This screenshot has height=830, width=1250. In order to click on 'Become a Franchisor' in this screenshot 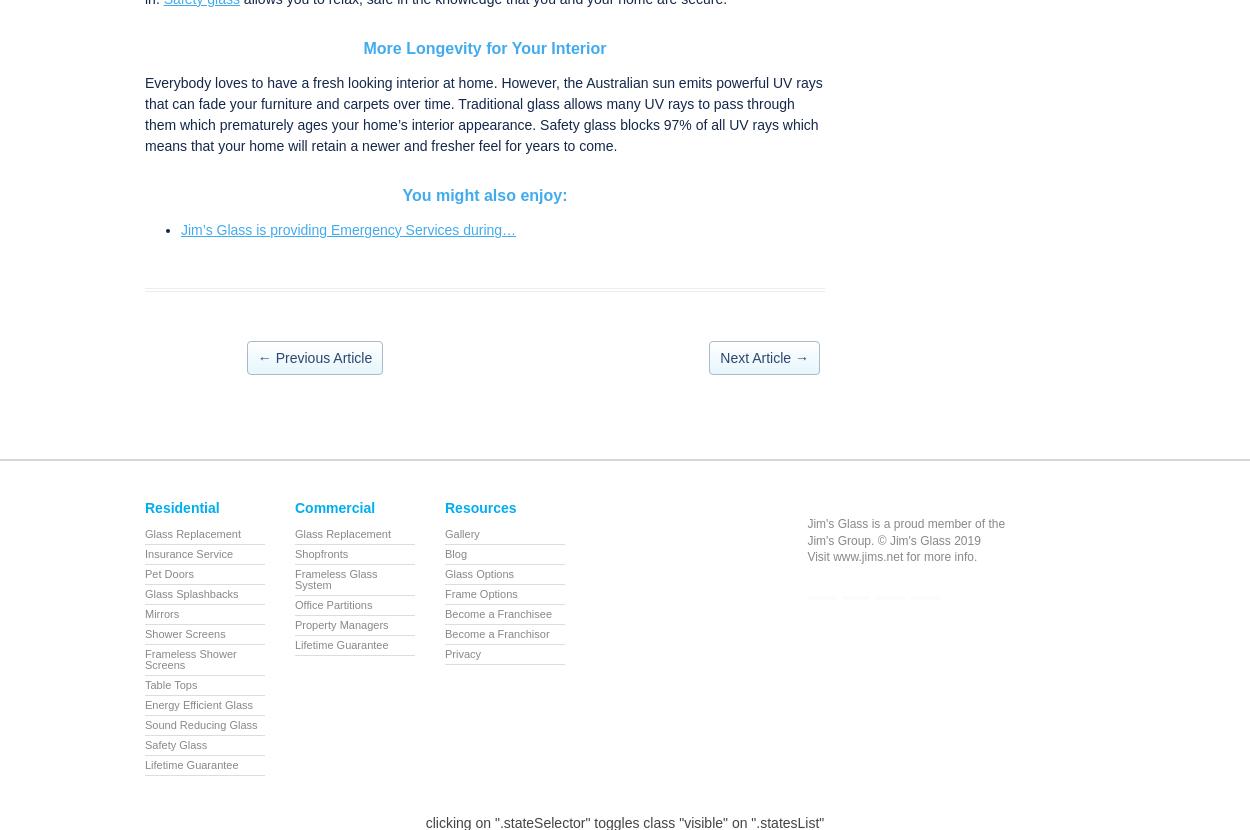, I will do `click(496, 632)`.